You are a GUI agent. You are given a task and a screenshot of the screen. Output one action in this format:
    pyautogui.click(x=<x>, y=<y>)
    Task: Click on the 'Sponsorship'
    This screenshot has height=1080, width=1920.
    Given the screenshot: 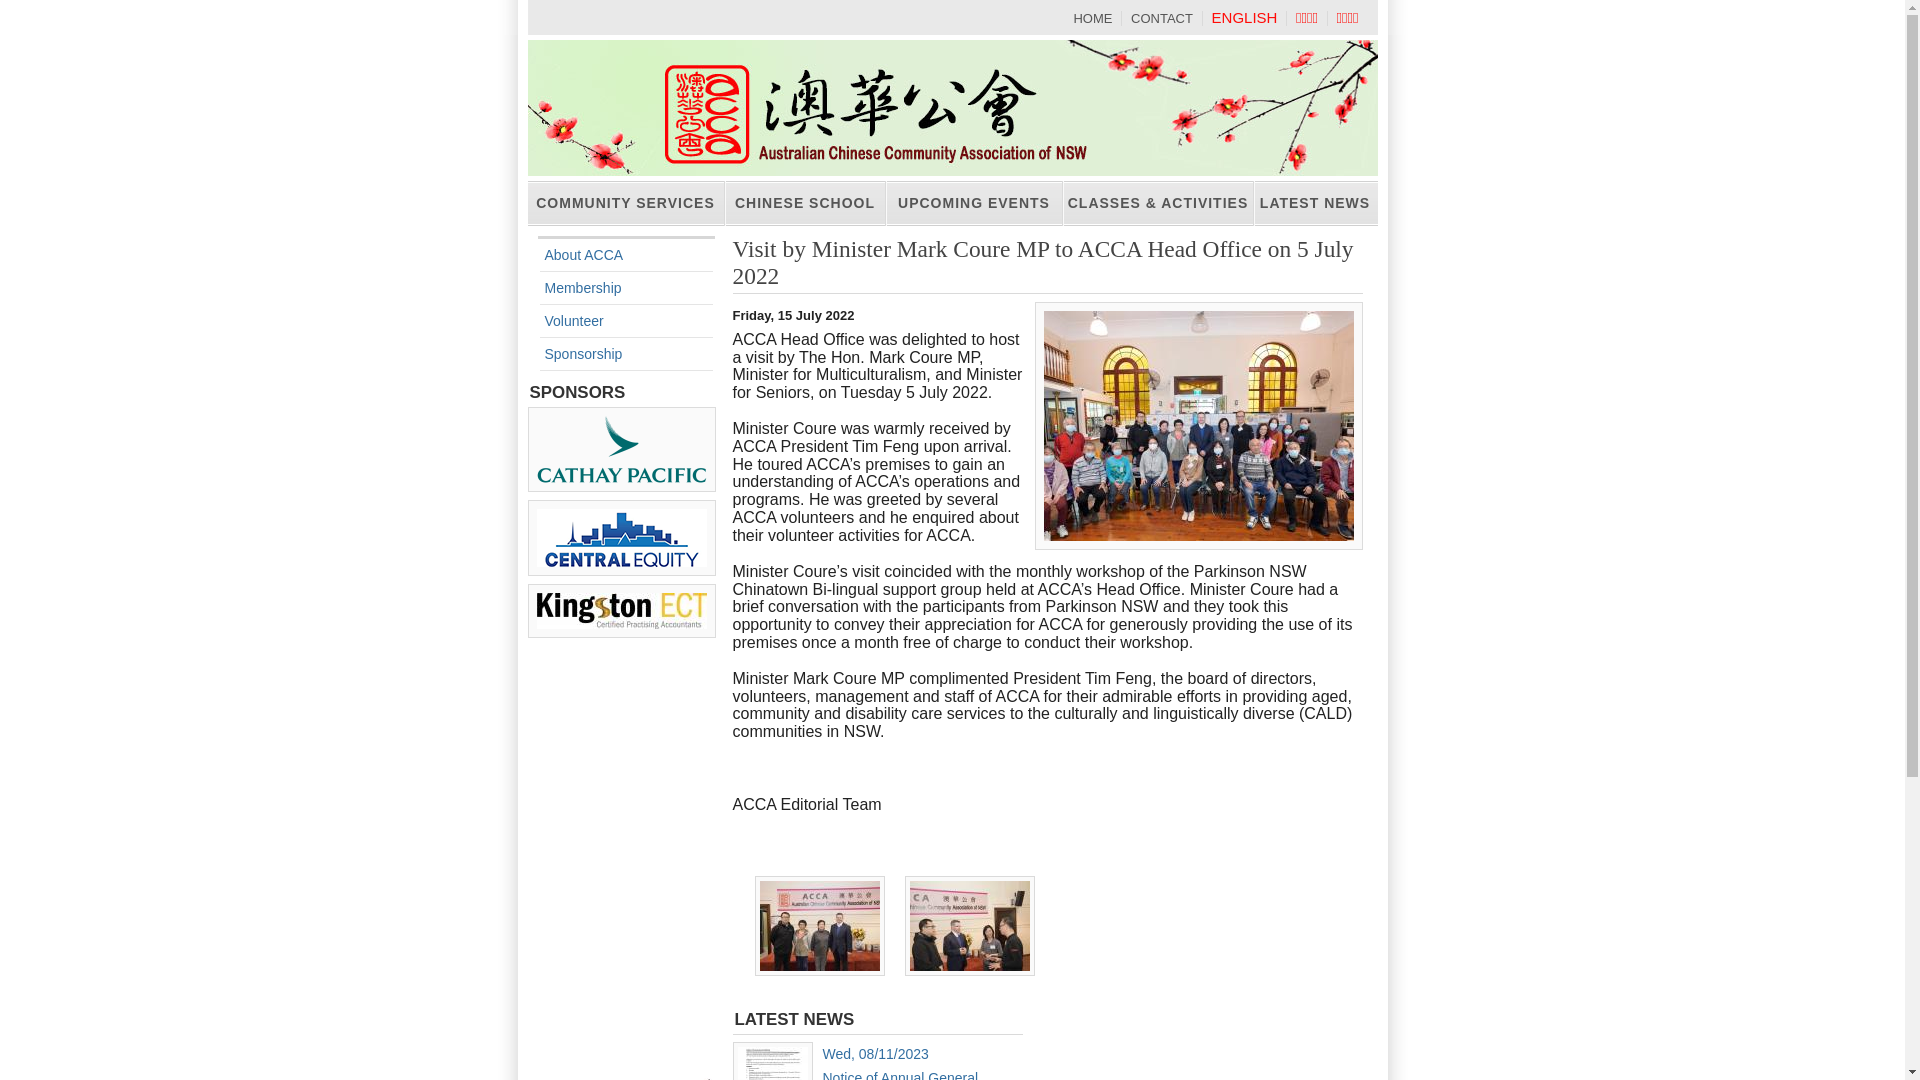 What is the action you would take?
    pyautogui.click(x=581, y=353)
    